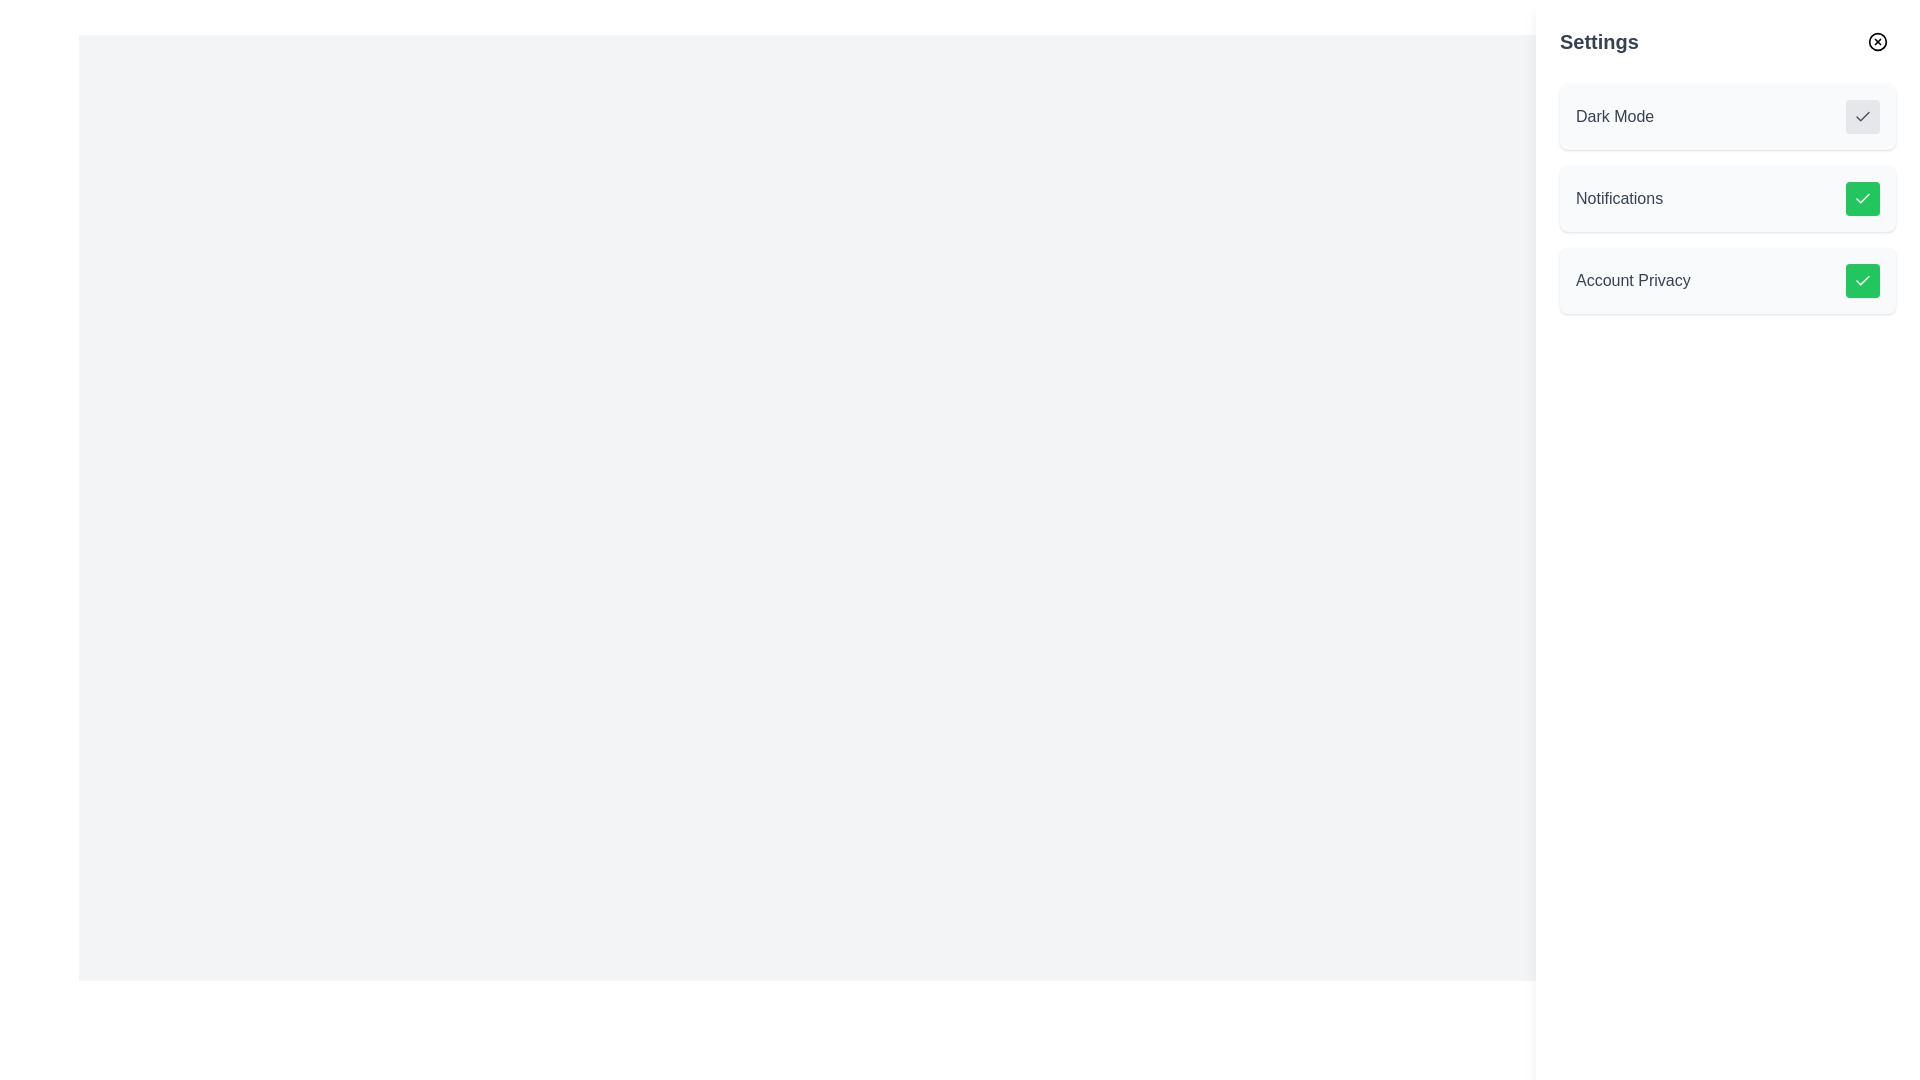 The height and width of the screenshot is (1080, 1920). What do you see at coordinates (1861, 116) in the screenshot?
I see `the checkmark icon inside the toggle button for 'Dark Mode'` at bounding box center [1861, 116].